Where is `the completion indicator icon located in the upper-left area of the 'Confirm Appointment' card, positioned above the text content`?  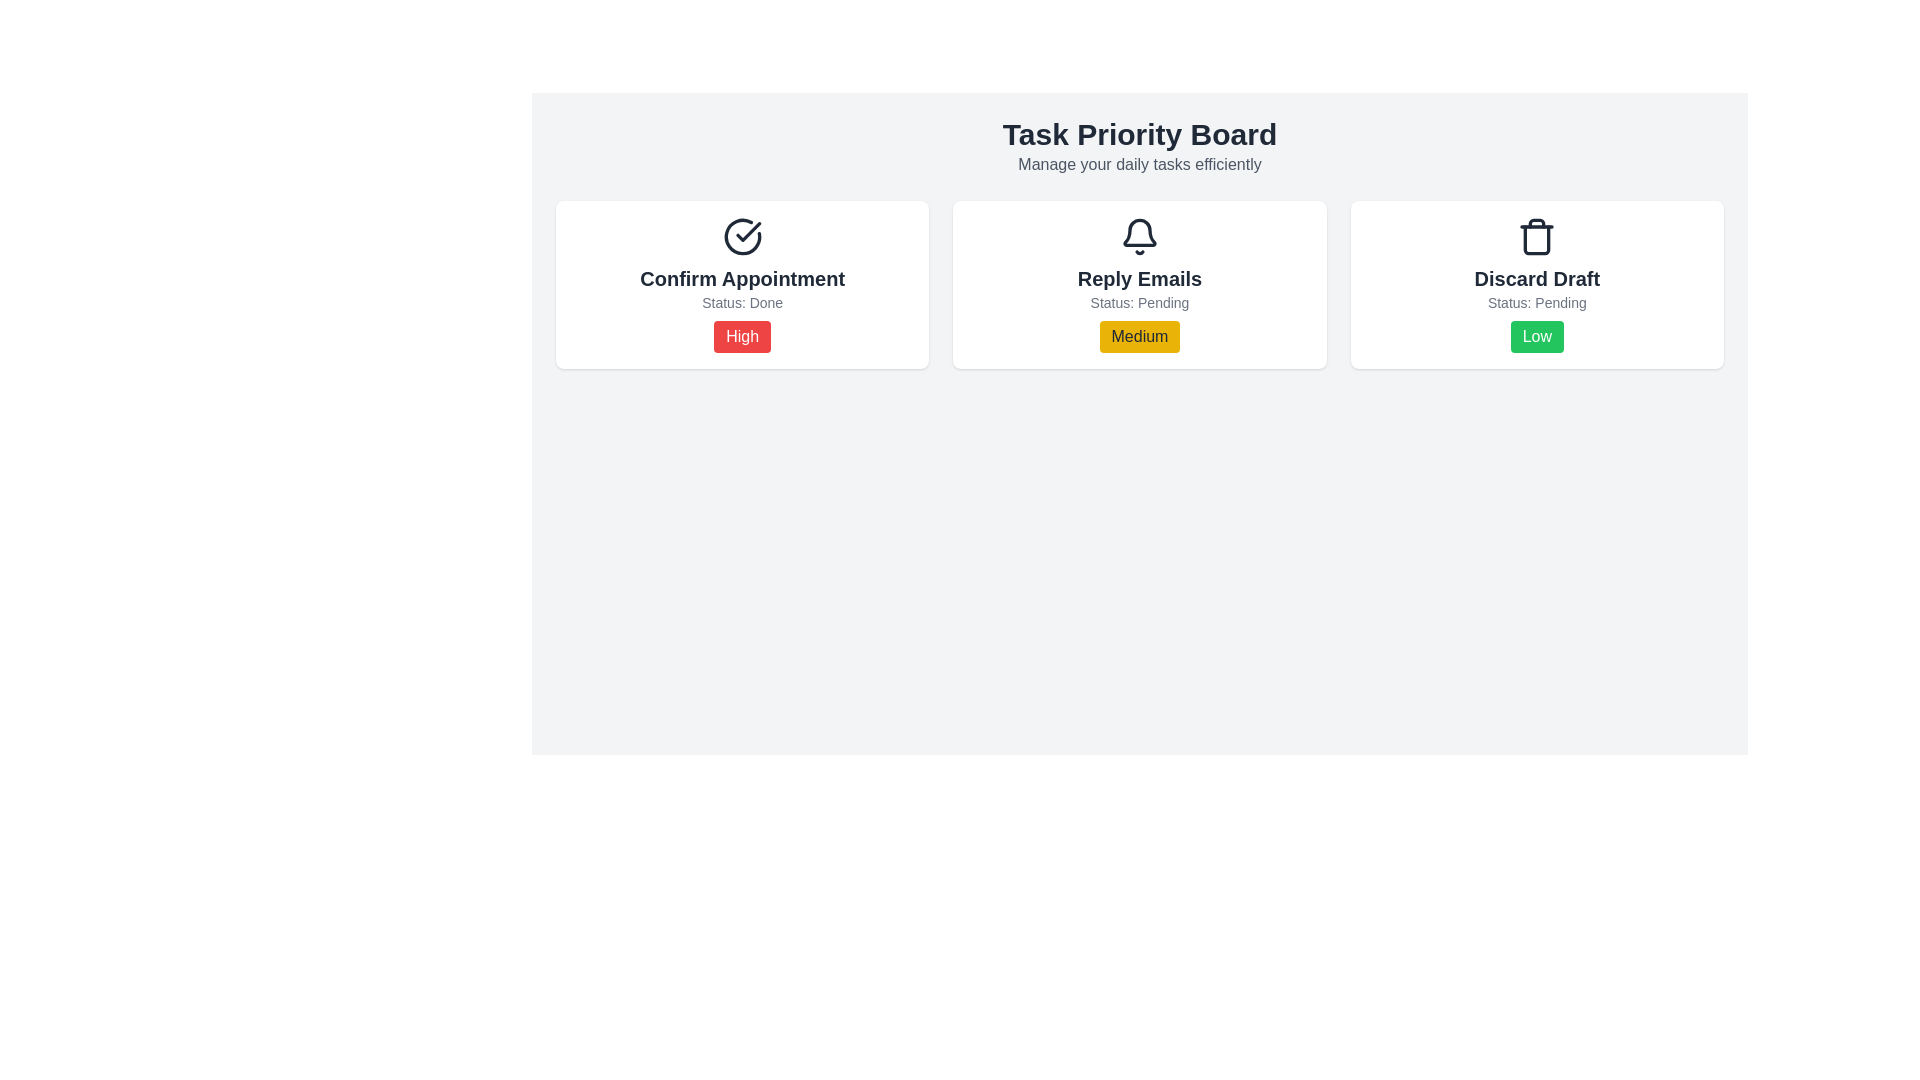
the completion indicator icon located in the upper-left area of the 'Confirm Appointment' card, positioned above the text content is located at coordinates (741, 235).